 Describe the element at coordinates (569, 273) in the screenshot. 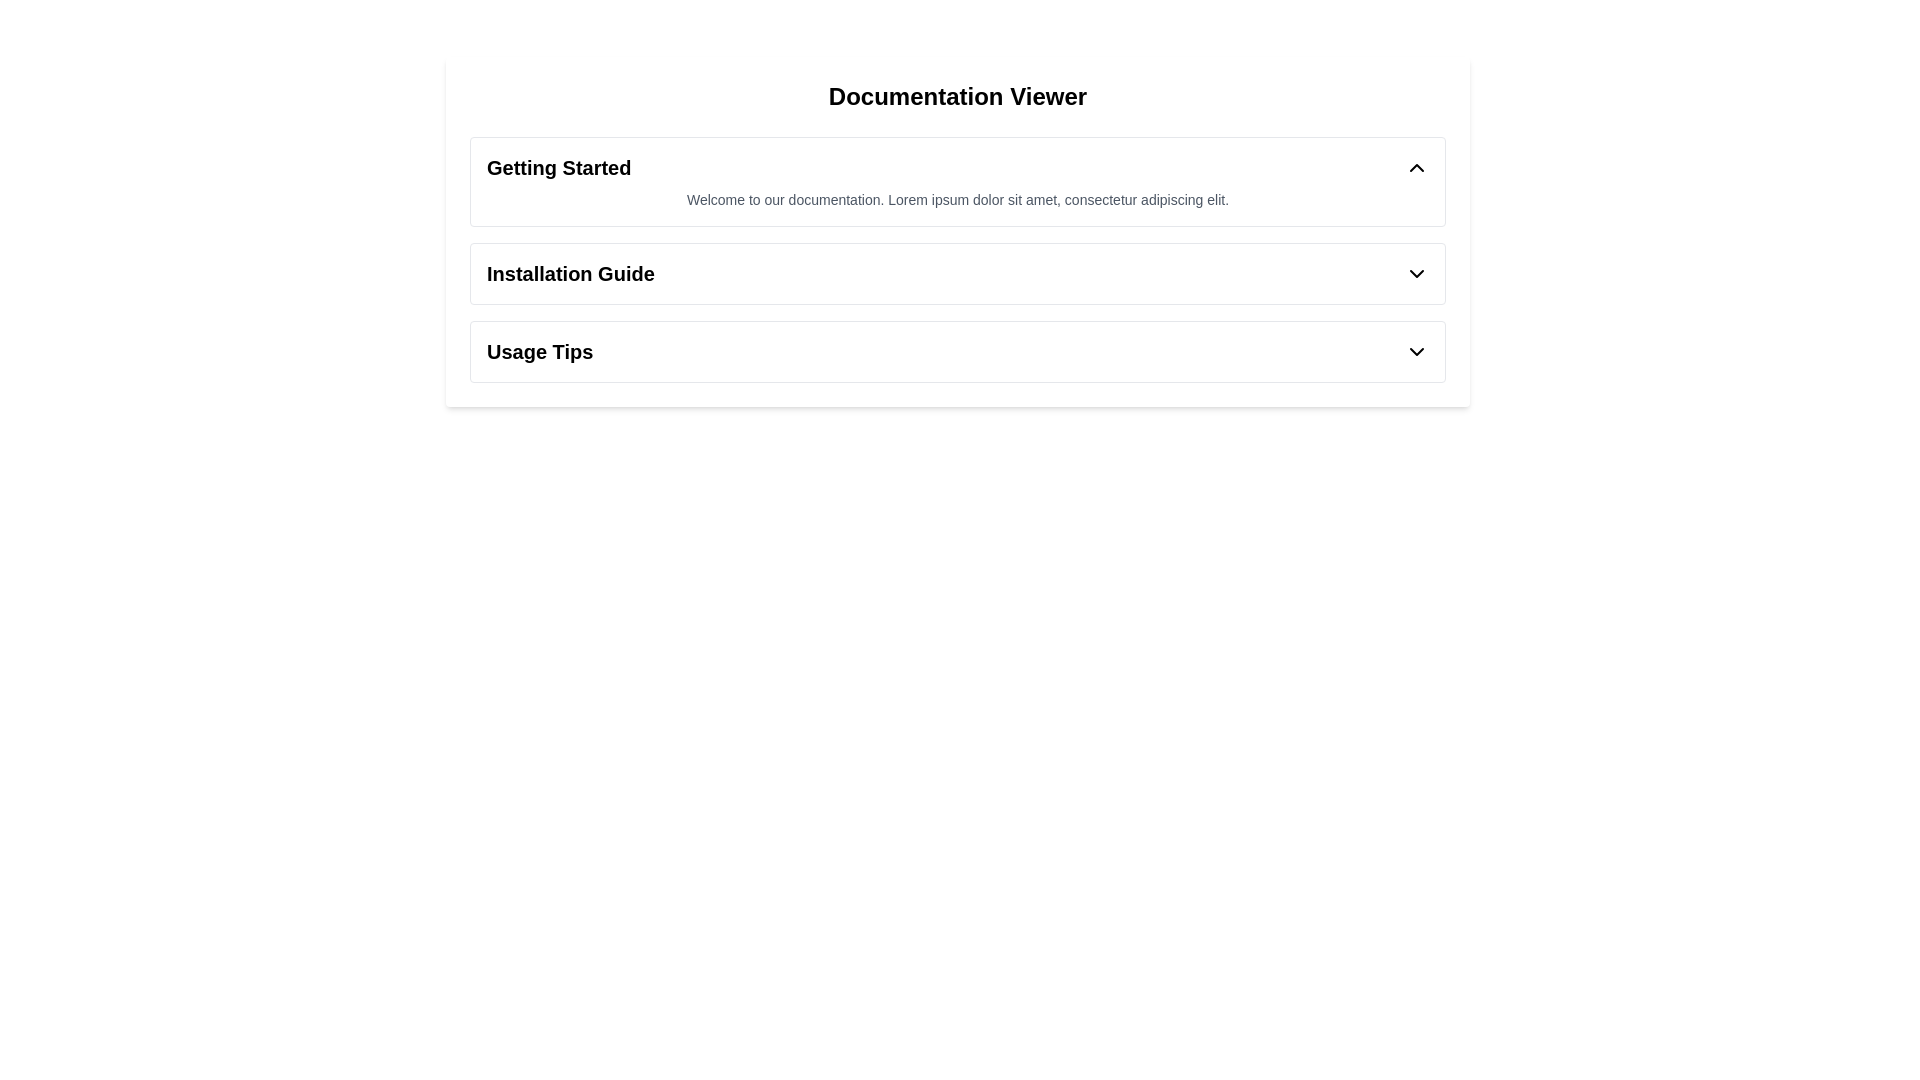

I see `text content from the 'Installation Guide' label, which is a bold, large font textual label positioned centrally in the second section below 'Getting Started'` at that location.